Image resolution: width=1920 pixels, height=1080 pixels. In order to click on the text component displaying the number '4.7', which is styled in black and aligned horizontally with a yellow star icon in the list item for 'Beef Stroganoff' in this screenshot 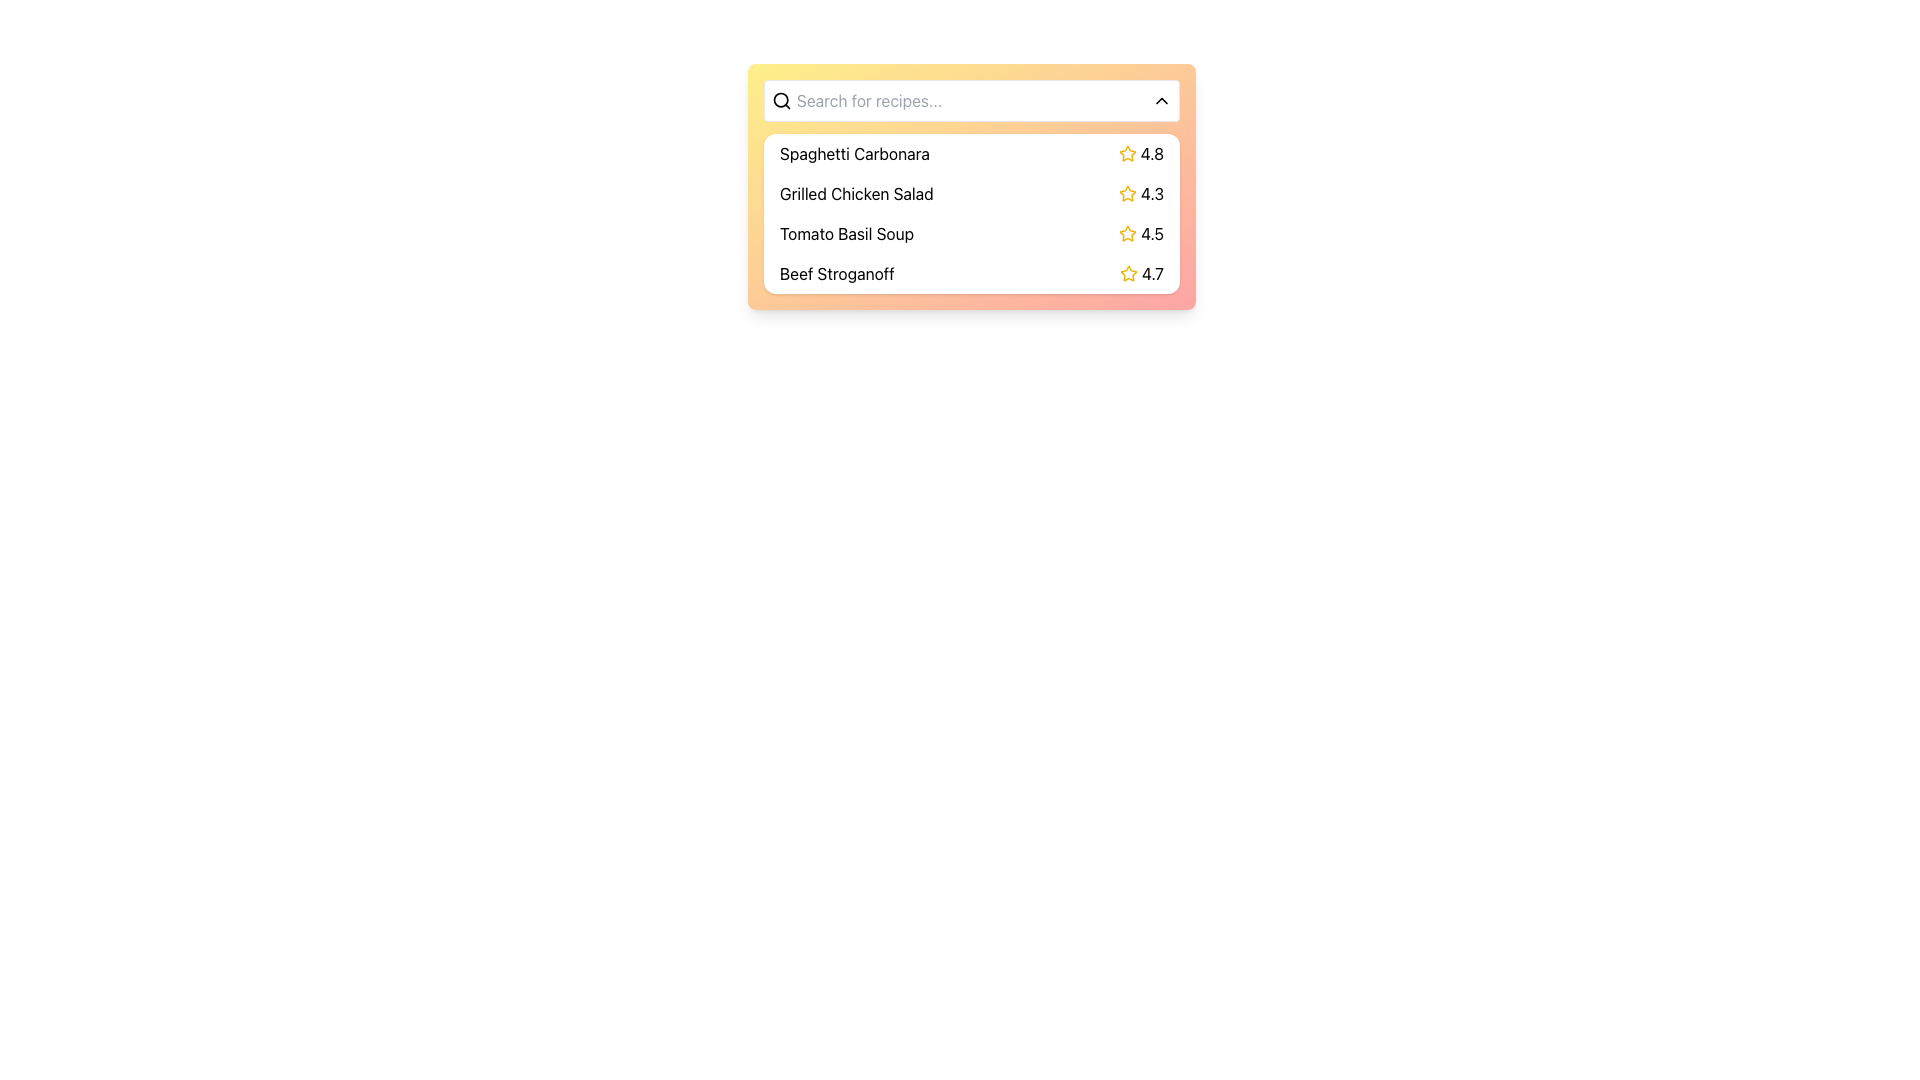, I will do `click(1152, 273)`.